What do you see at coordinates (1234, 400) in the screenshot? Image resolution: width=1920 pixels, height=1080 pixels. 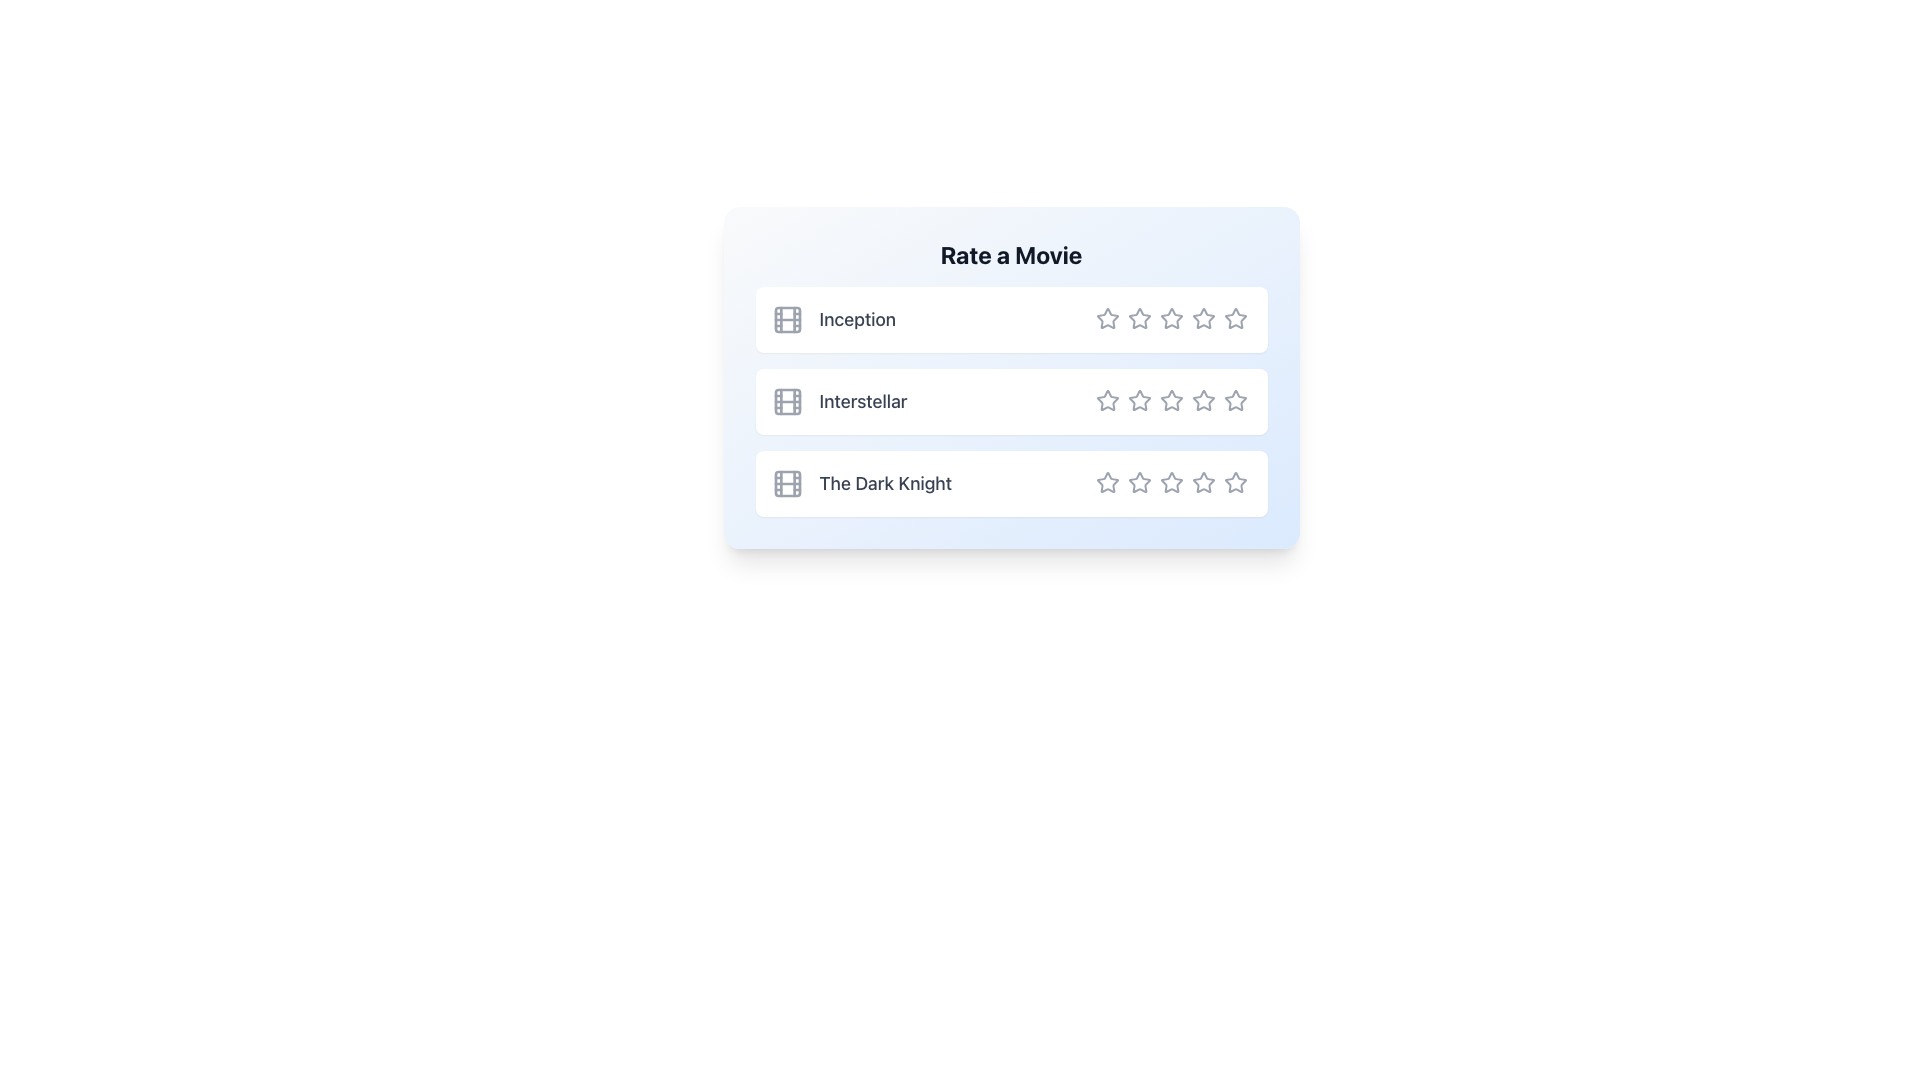 I see `the fourth star icon in the rating row for the movie 'Interstellar'` at bounding box center [1234, 400].